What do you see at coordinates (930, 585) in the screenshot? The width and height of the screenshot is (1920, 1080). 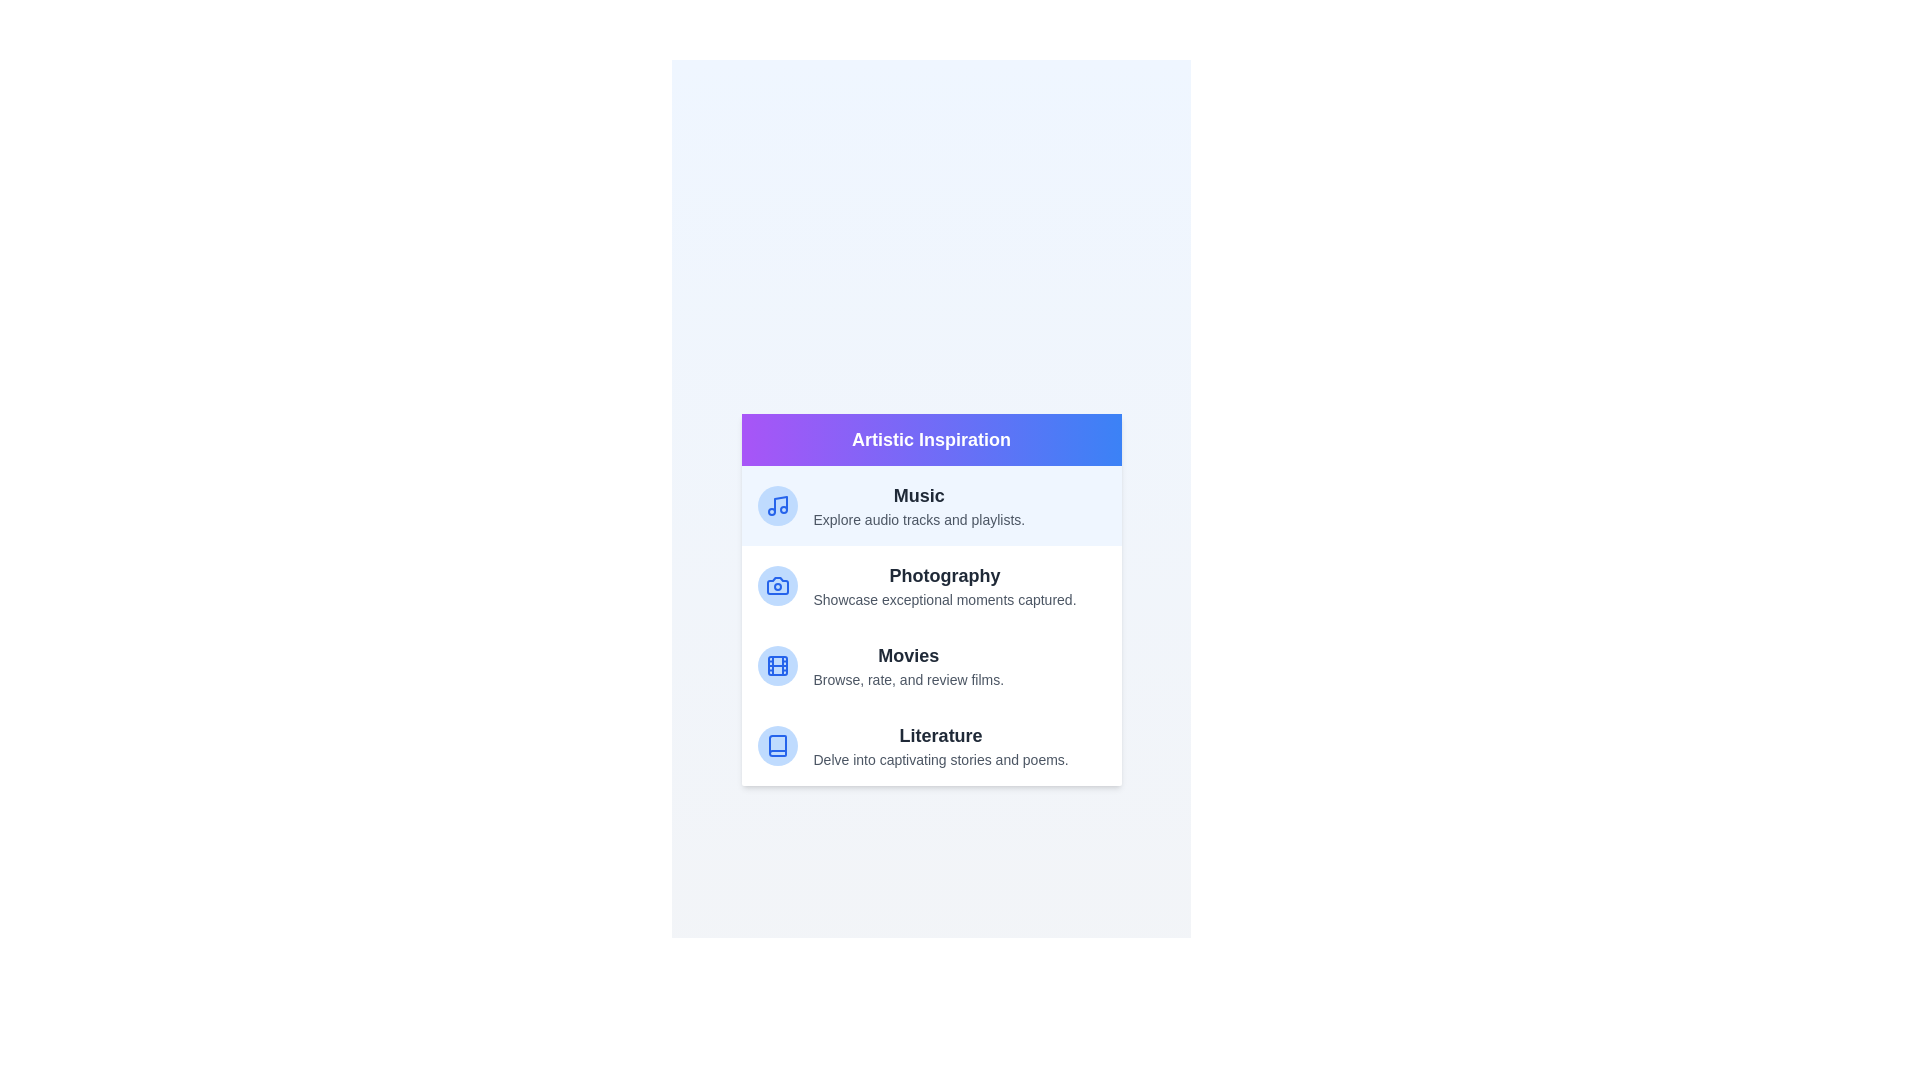 I see `the category Photography to read its description` at bounding box center [930, 585].